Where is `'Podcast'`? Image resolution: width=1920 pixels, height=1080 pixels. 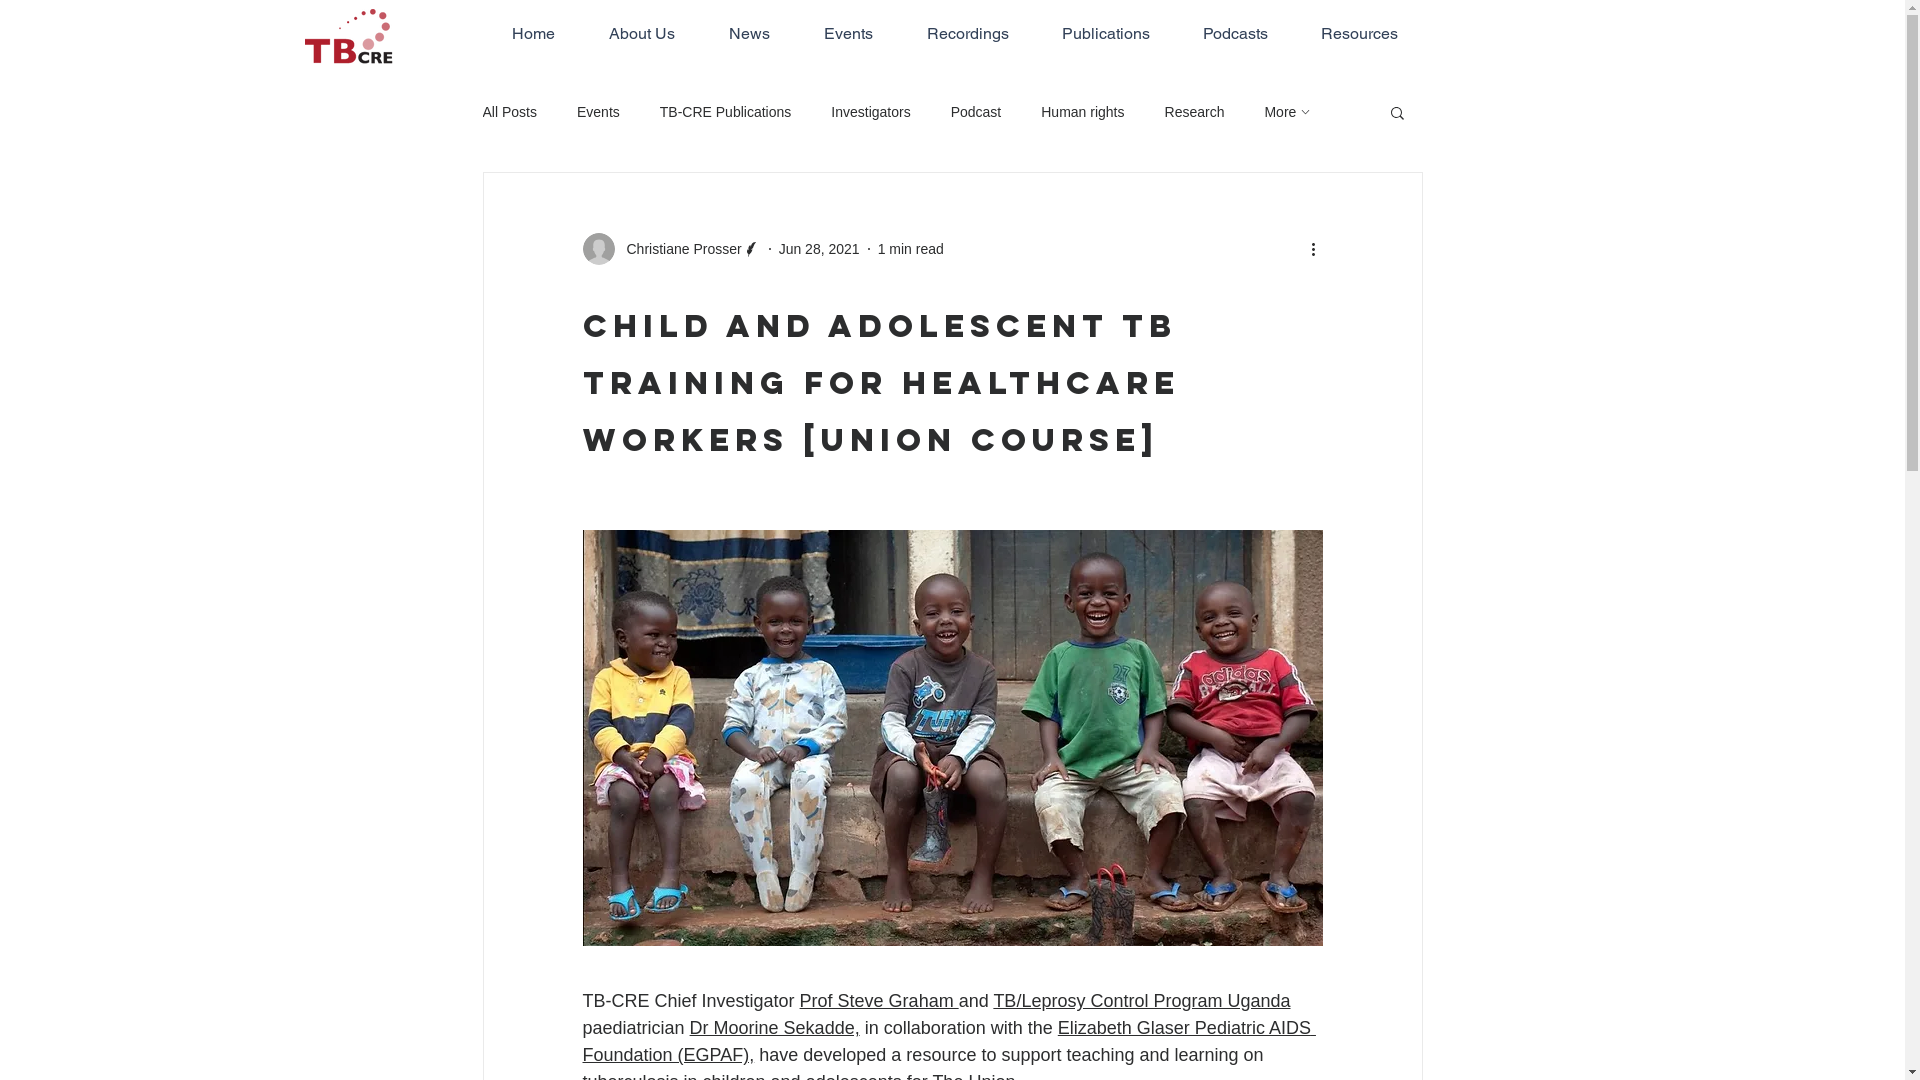
'Podcast' is located at coordinates (976, 111).